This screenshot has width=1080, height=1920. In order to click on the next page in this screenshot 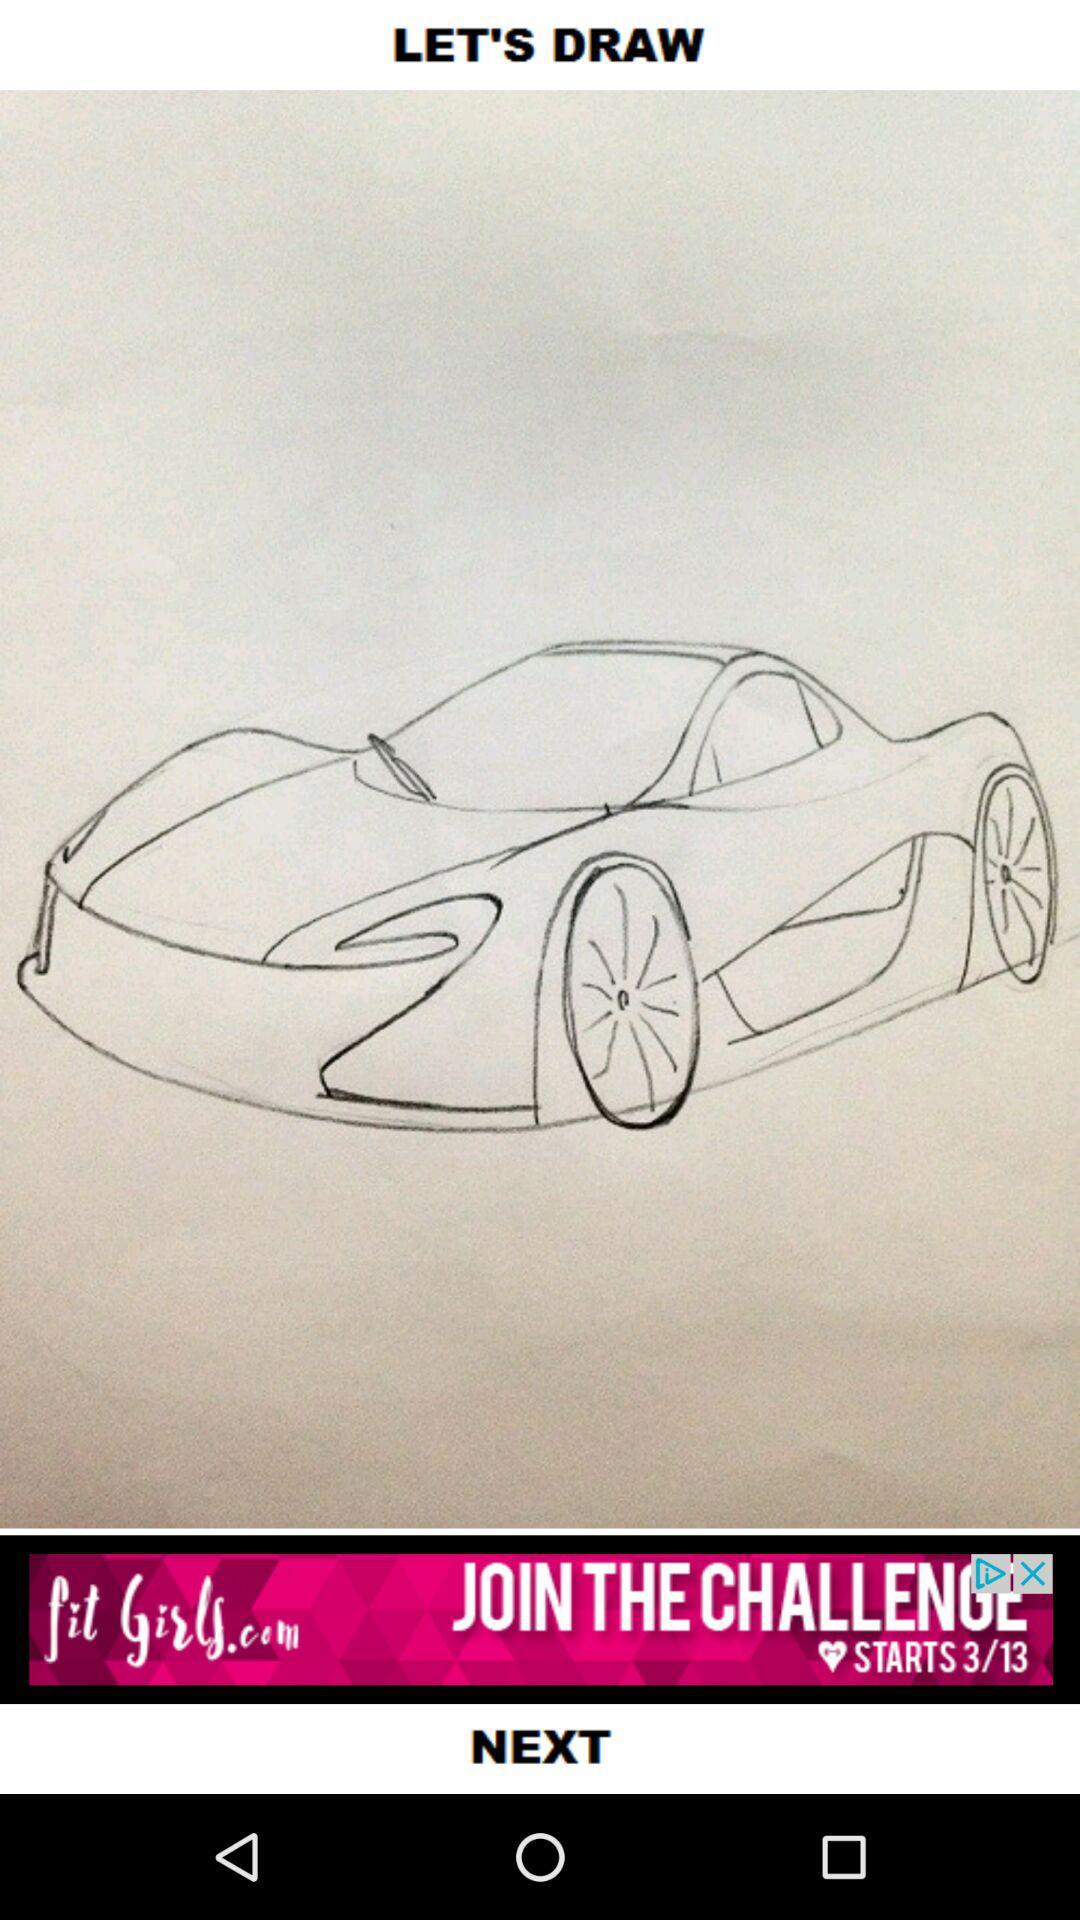, I will do `click(540, 1747)`.